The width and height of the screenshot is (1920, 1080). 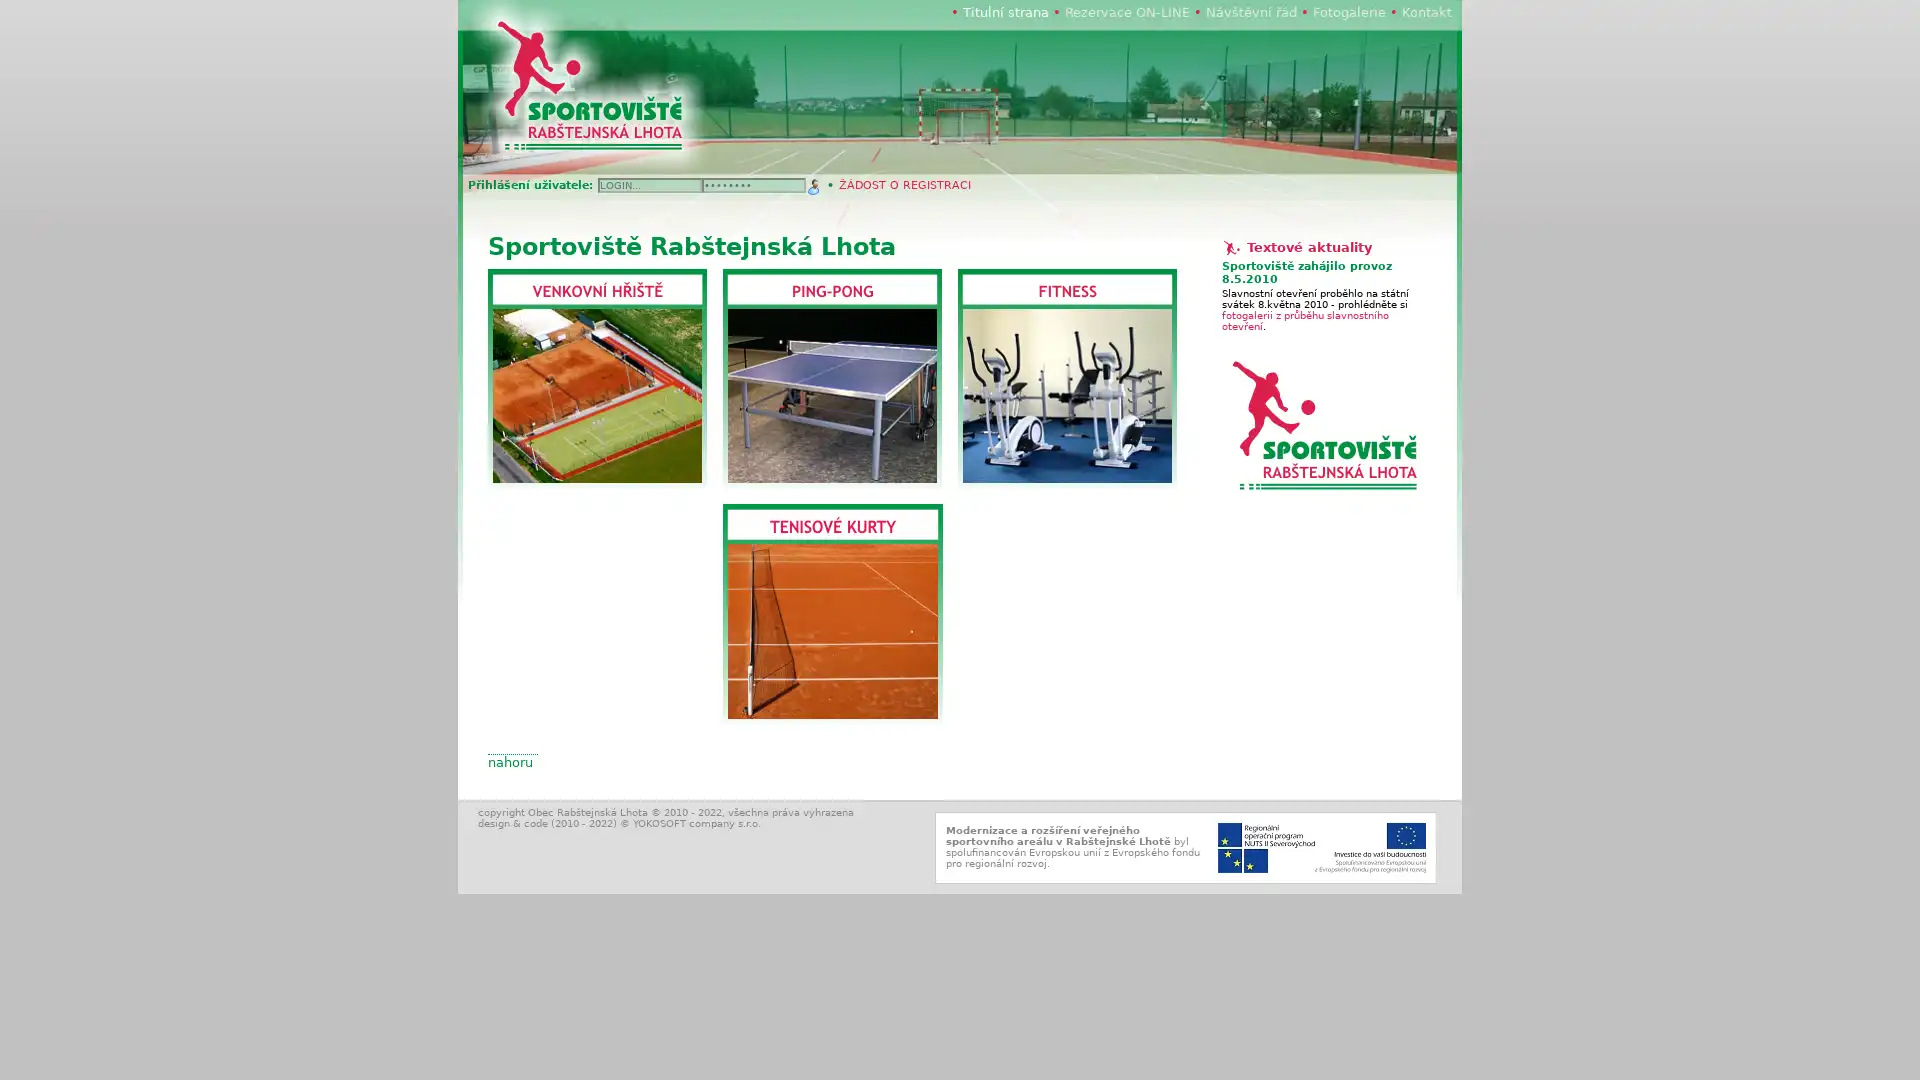 What do you see at coordinates (814, 186) in the screenshot?
I see `Submit` at bounding box center [814, 186].